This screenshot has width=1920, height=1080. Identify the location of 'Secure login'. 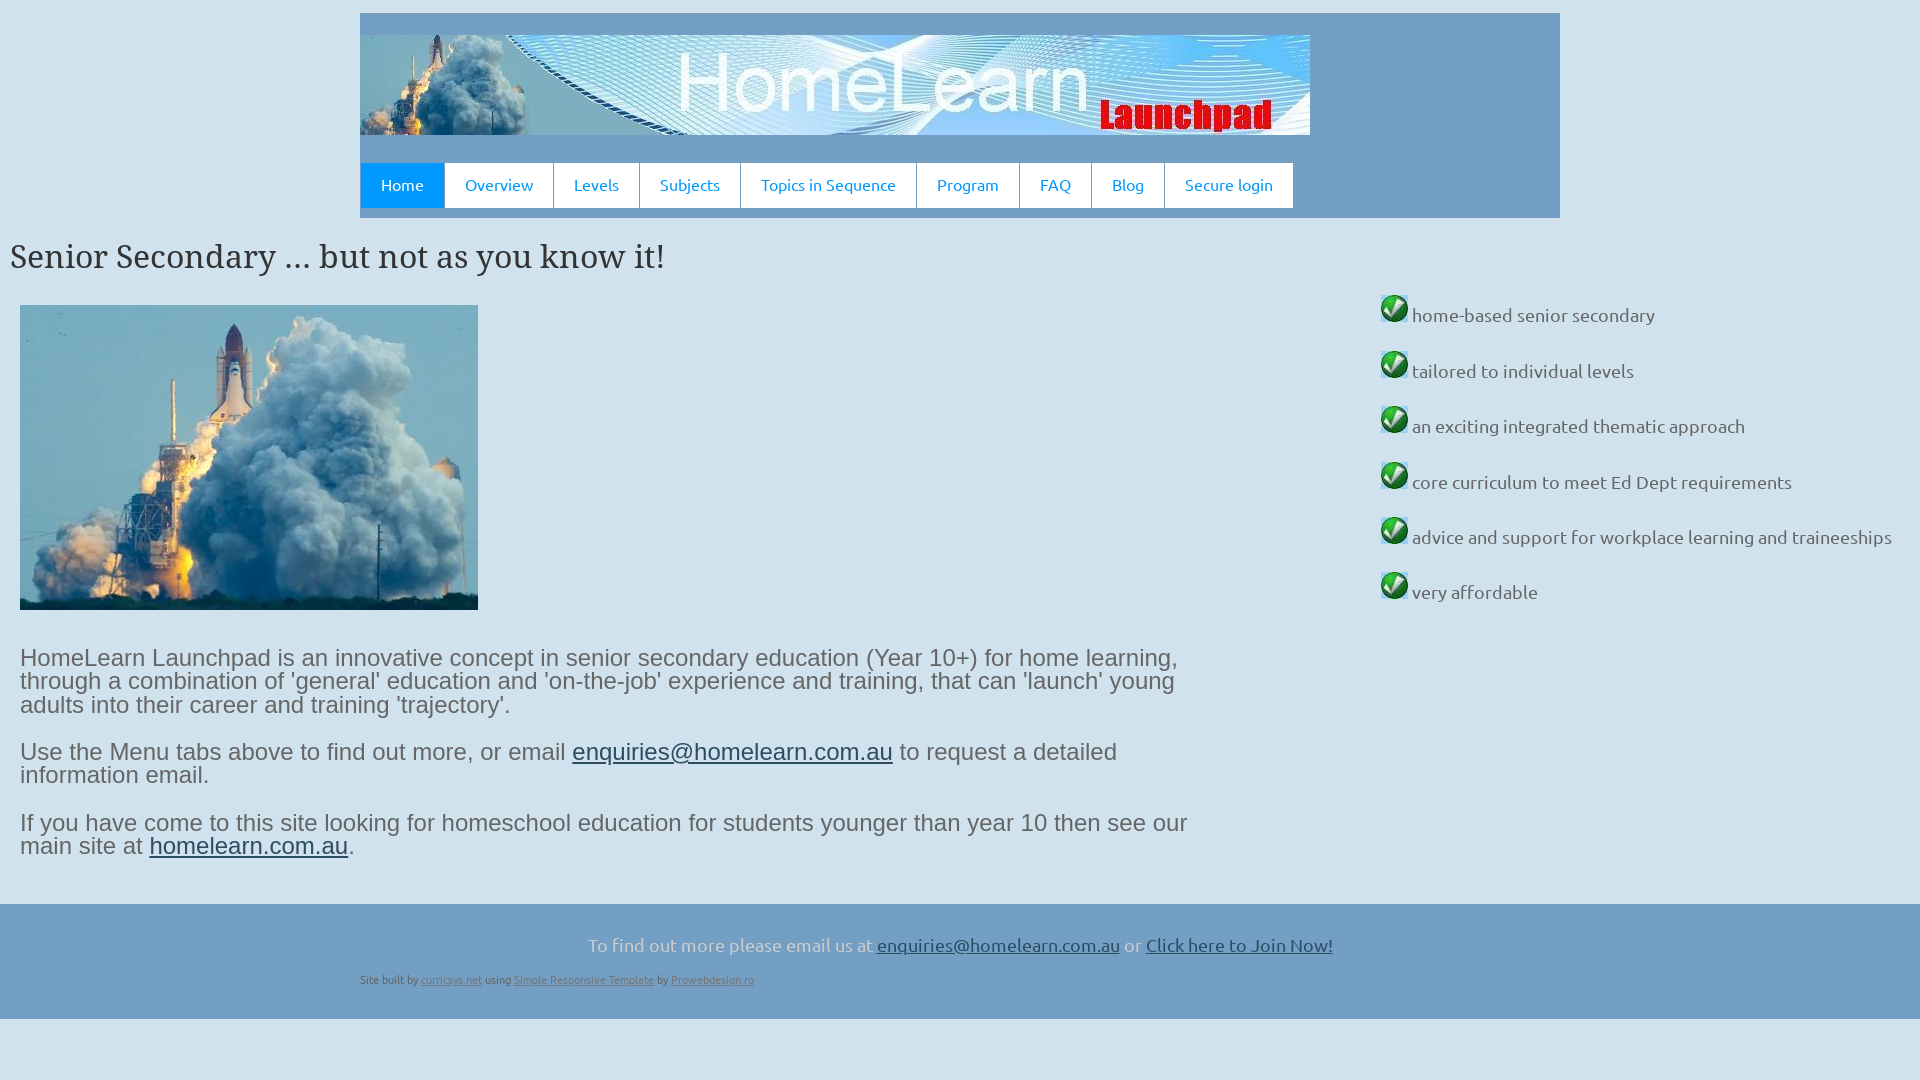
(1227, 185).